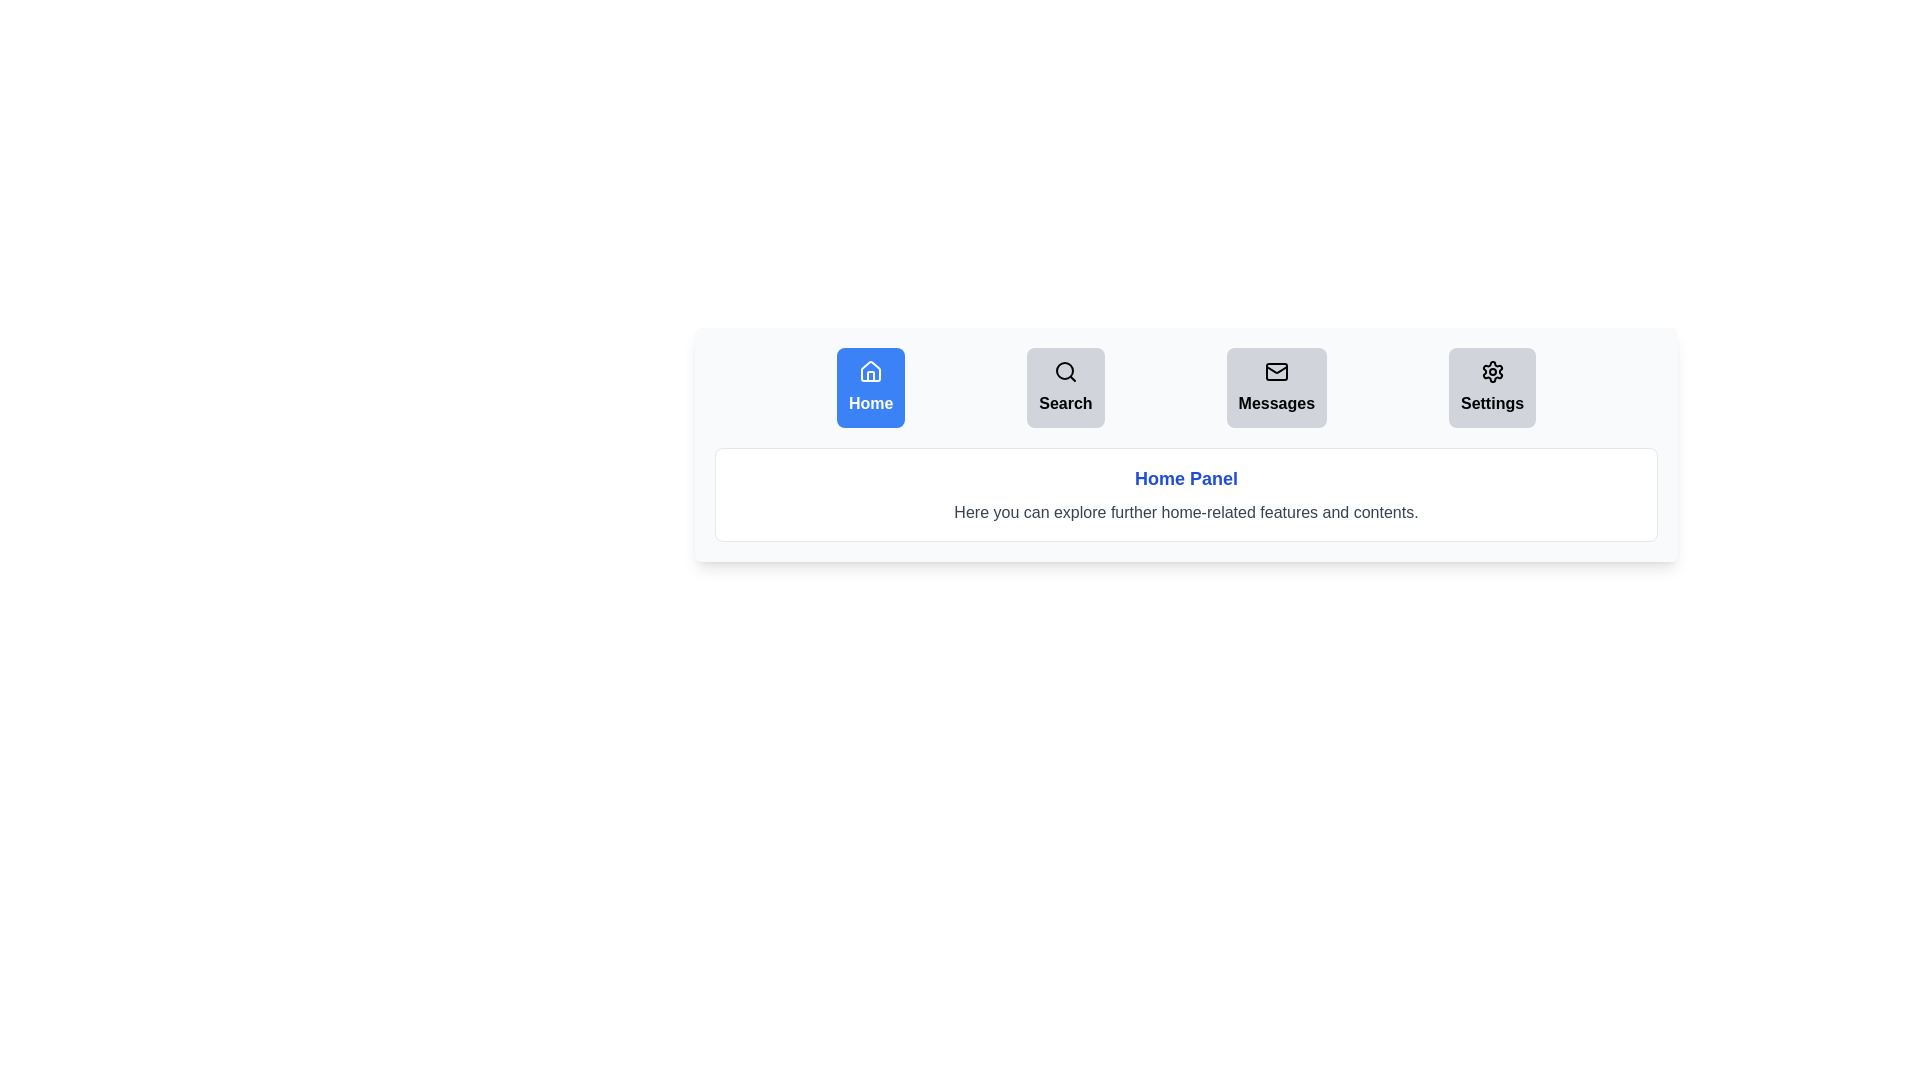 This screenshot has width=1920, height=1080. What do you see at coordinates (1492, 371) in the screenshot?
I see `the cogwheel or gear icon labeled 'Settings' located at the top right of the visible panel` at bounding box center [1492, 371].